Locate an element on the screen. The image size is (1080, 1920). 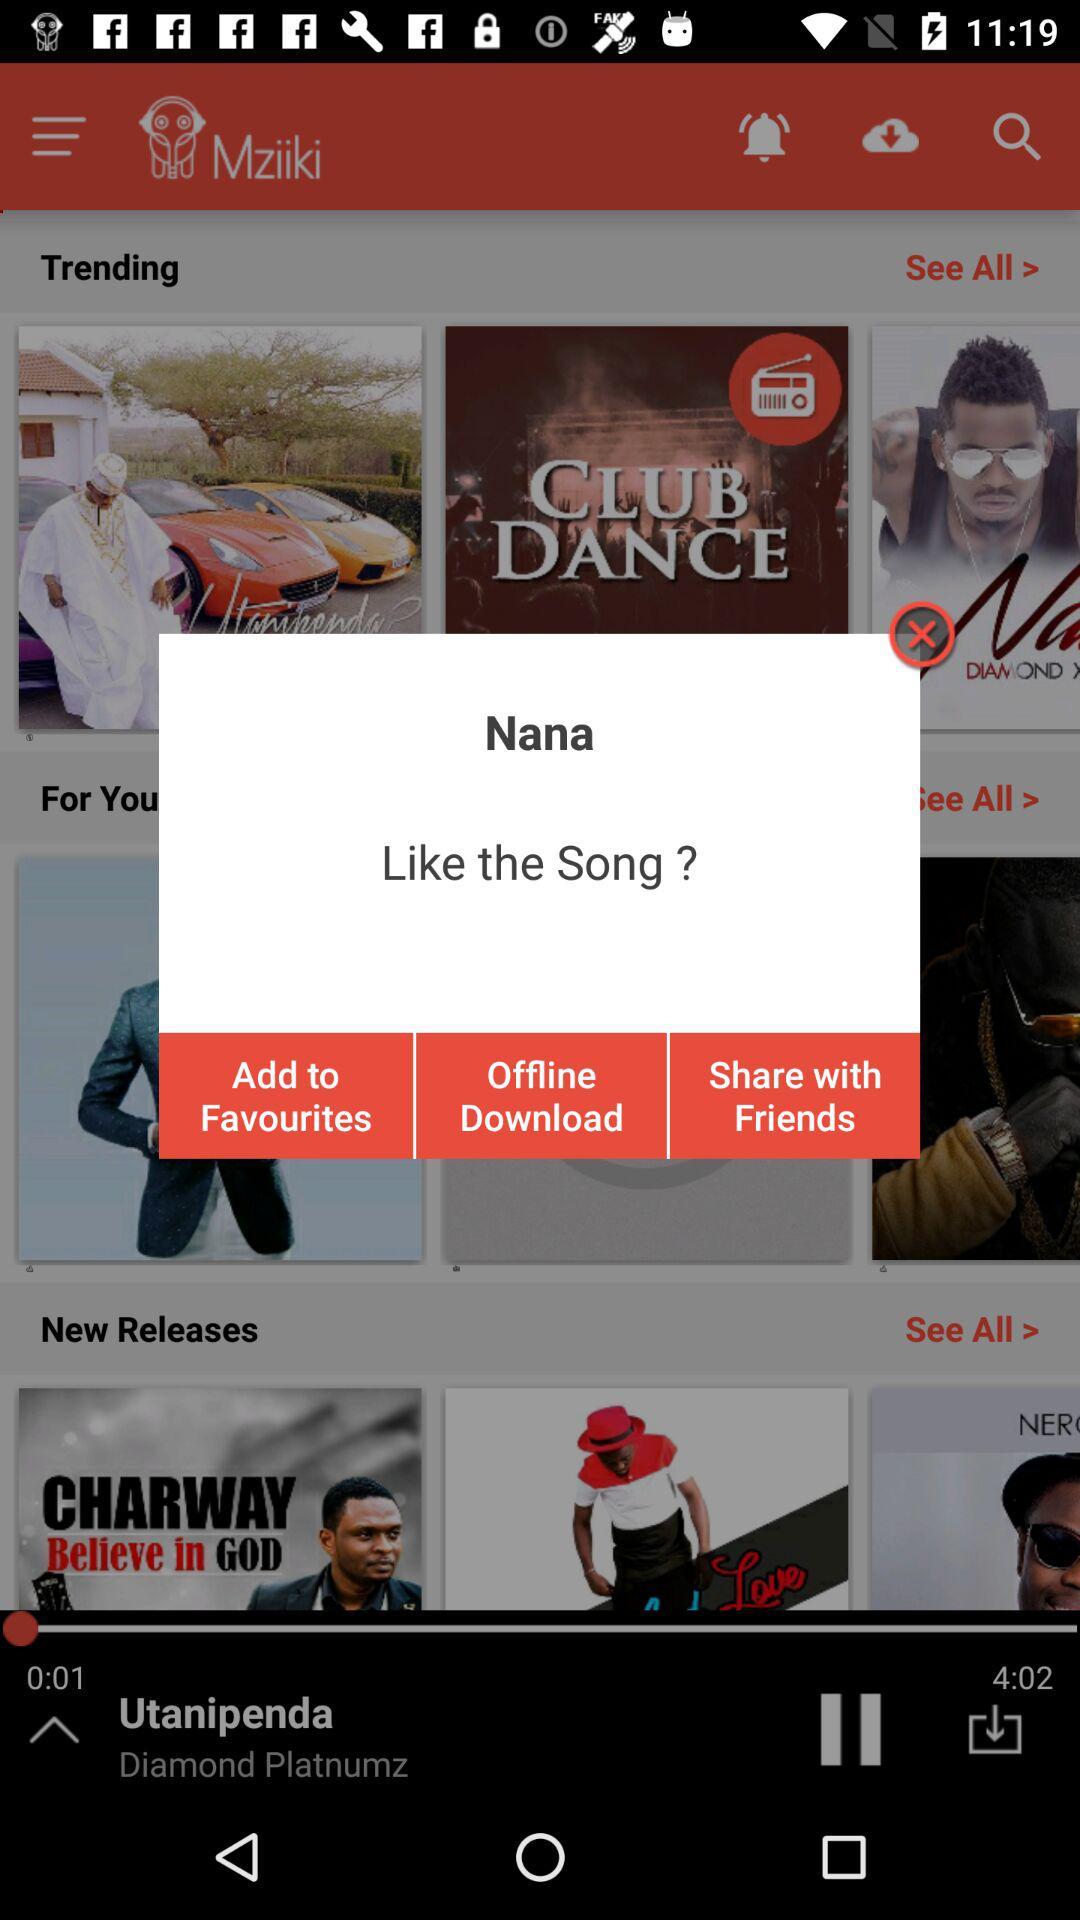
the button to the left of the offline download button is located at coordinates (286, 1094).